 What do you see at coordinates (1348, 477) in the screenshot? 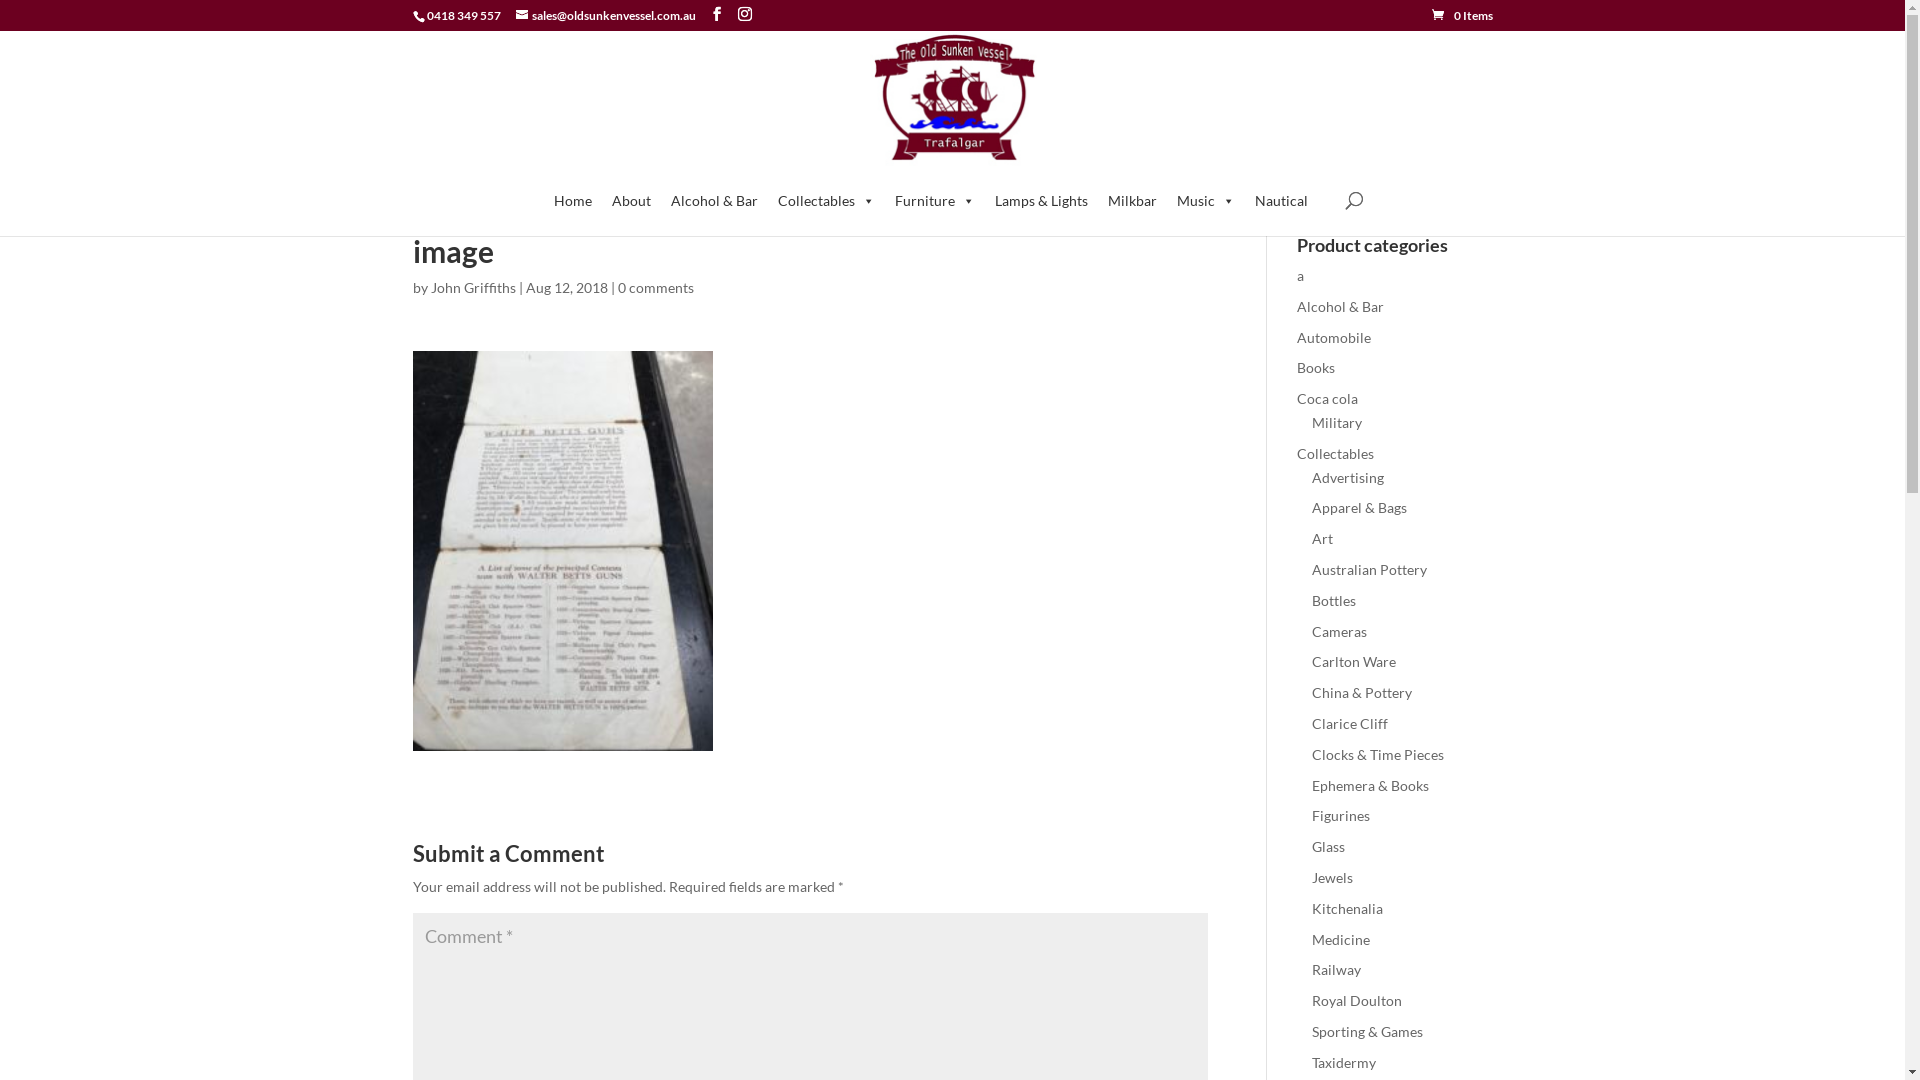
I see `'Advertising'` at bounding box center [1348, 477].